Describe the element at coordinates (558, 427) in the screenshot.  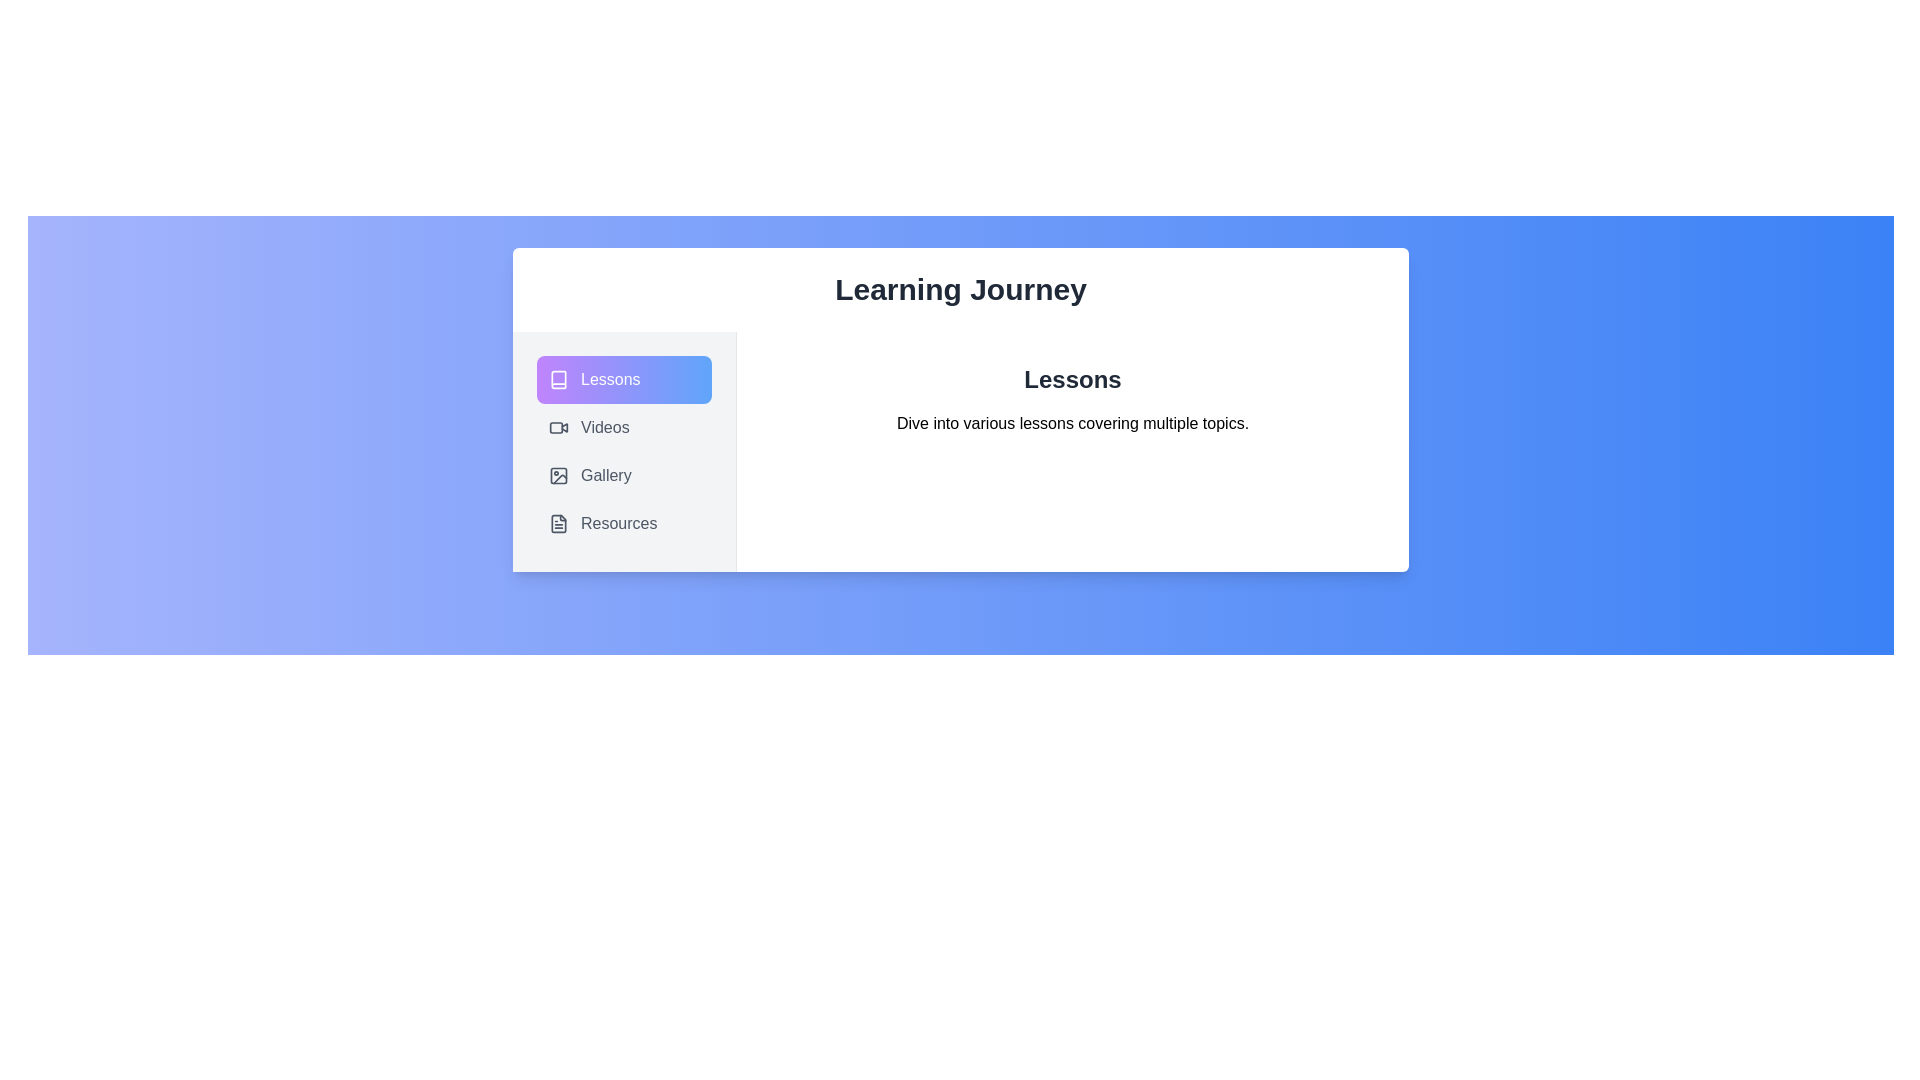
I see `the icon of the Videos tab to activate it` at that location.